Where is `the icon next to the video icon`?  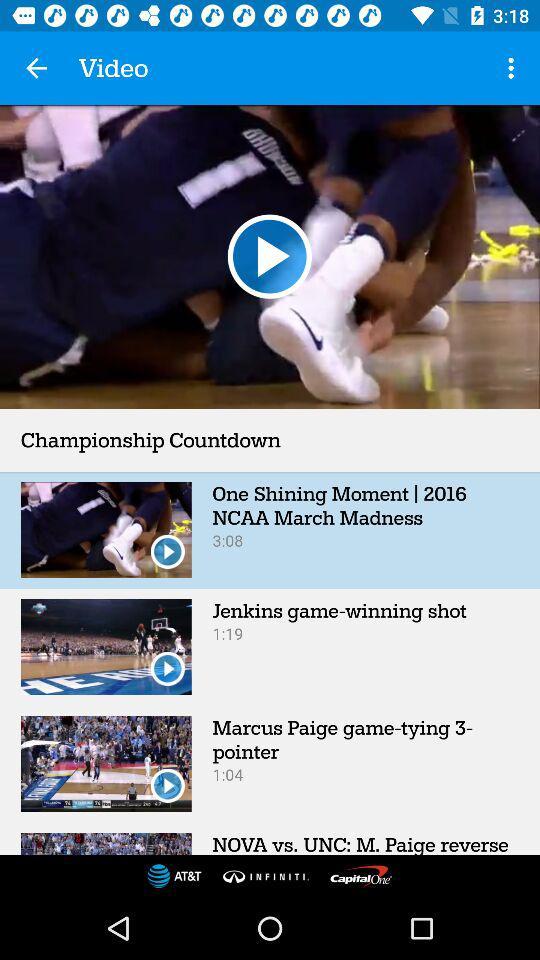
the icon next to the video icon is located at coordinates (36, 68).